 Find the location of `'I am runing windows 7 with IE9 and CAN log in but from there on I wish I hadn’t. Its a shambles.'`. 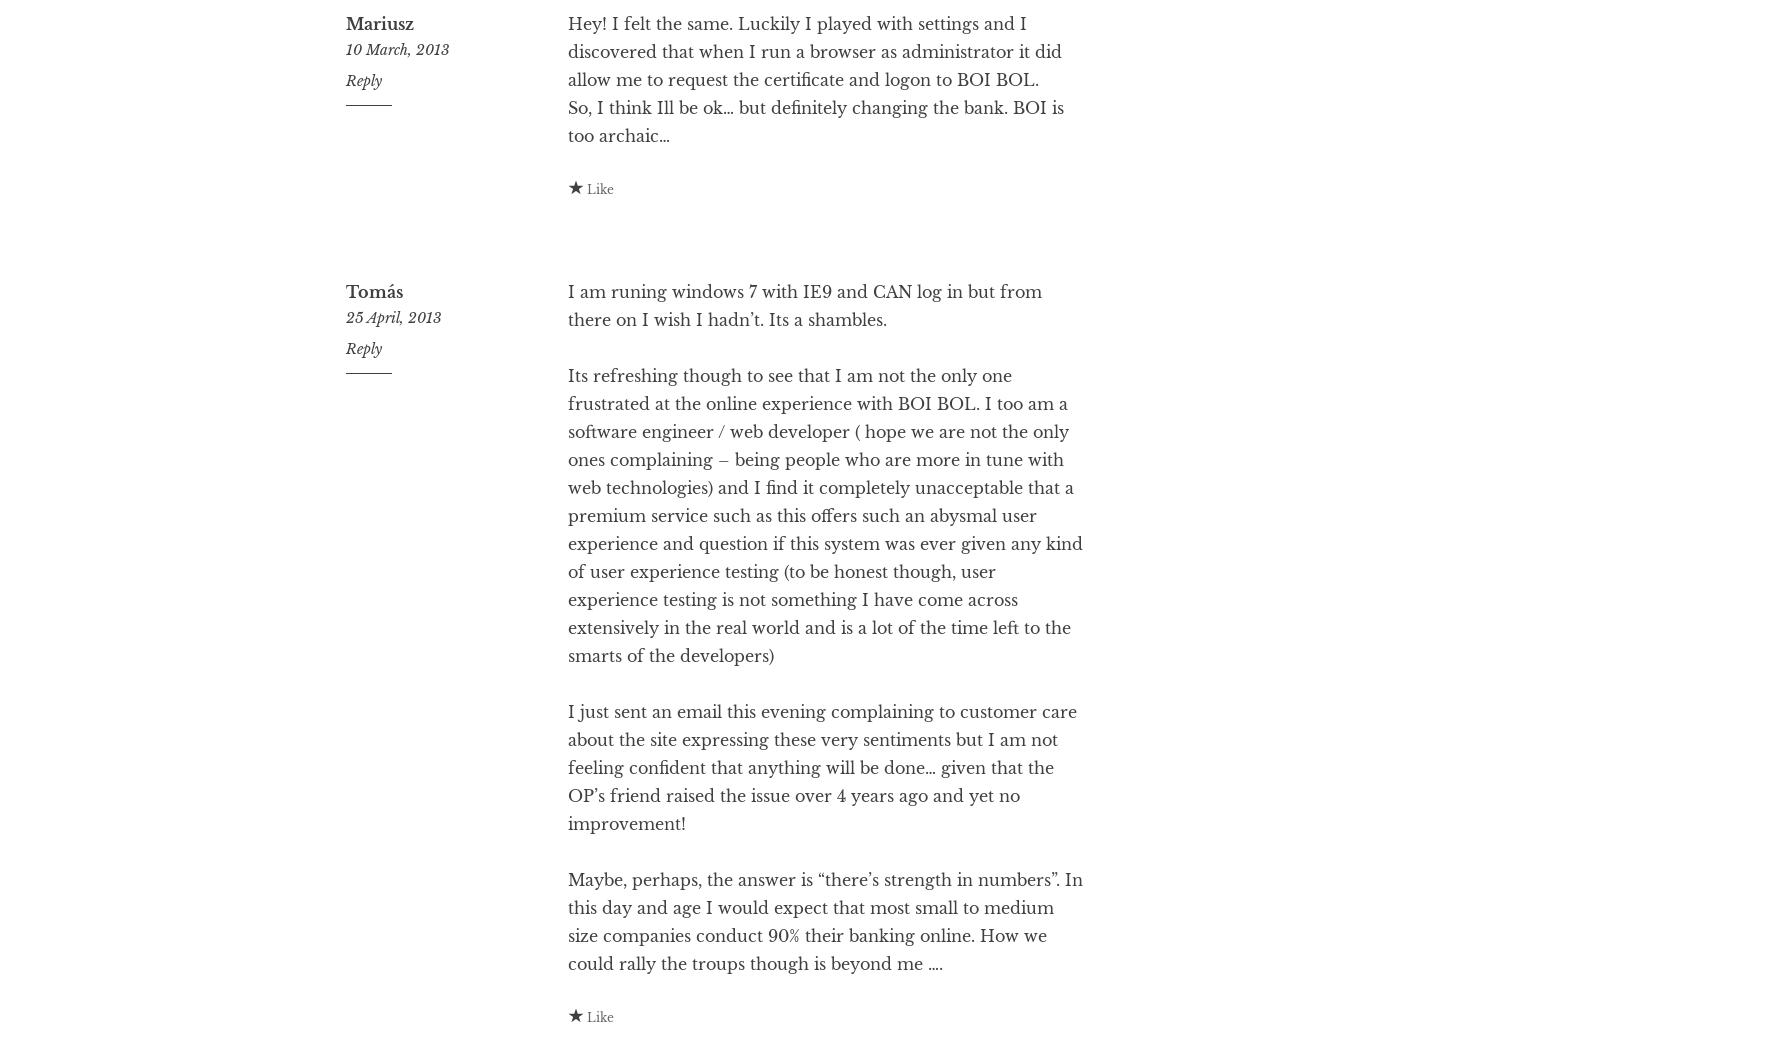

'I am runing windows 7 with IE9 and CAN log in but from there on I wish I hadn’t. Its a shambles.' is located at coordinates (565, 384).